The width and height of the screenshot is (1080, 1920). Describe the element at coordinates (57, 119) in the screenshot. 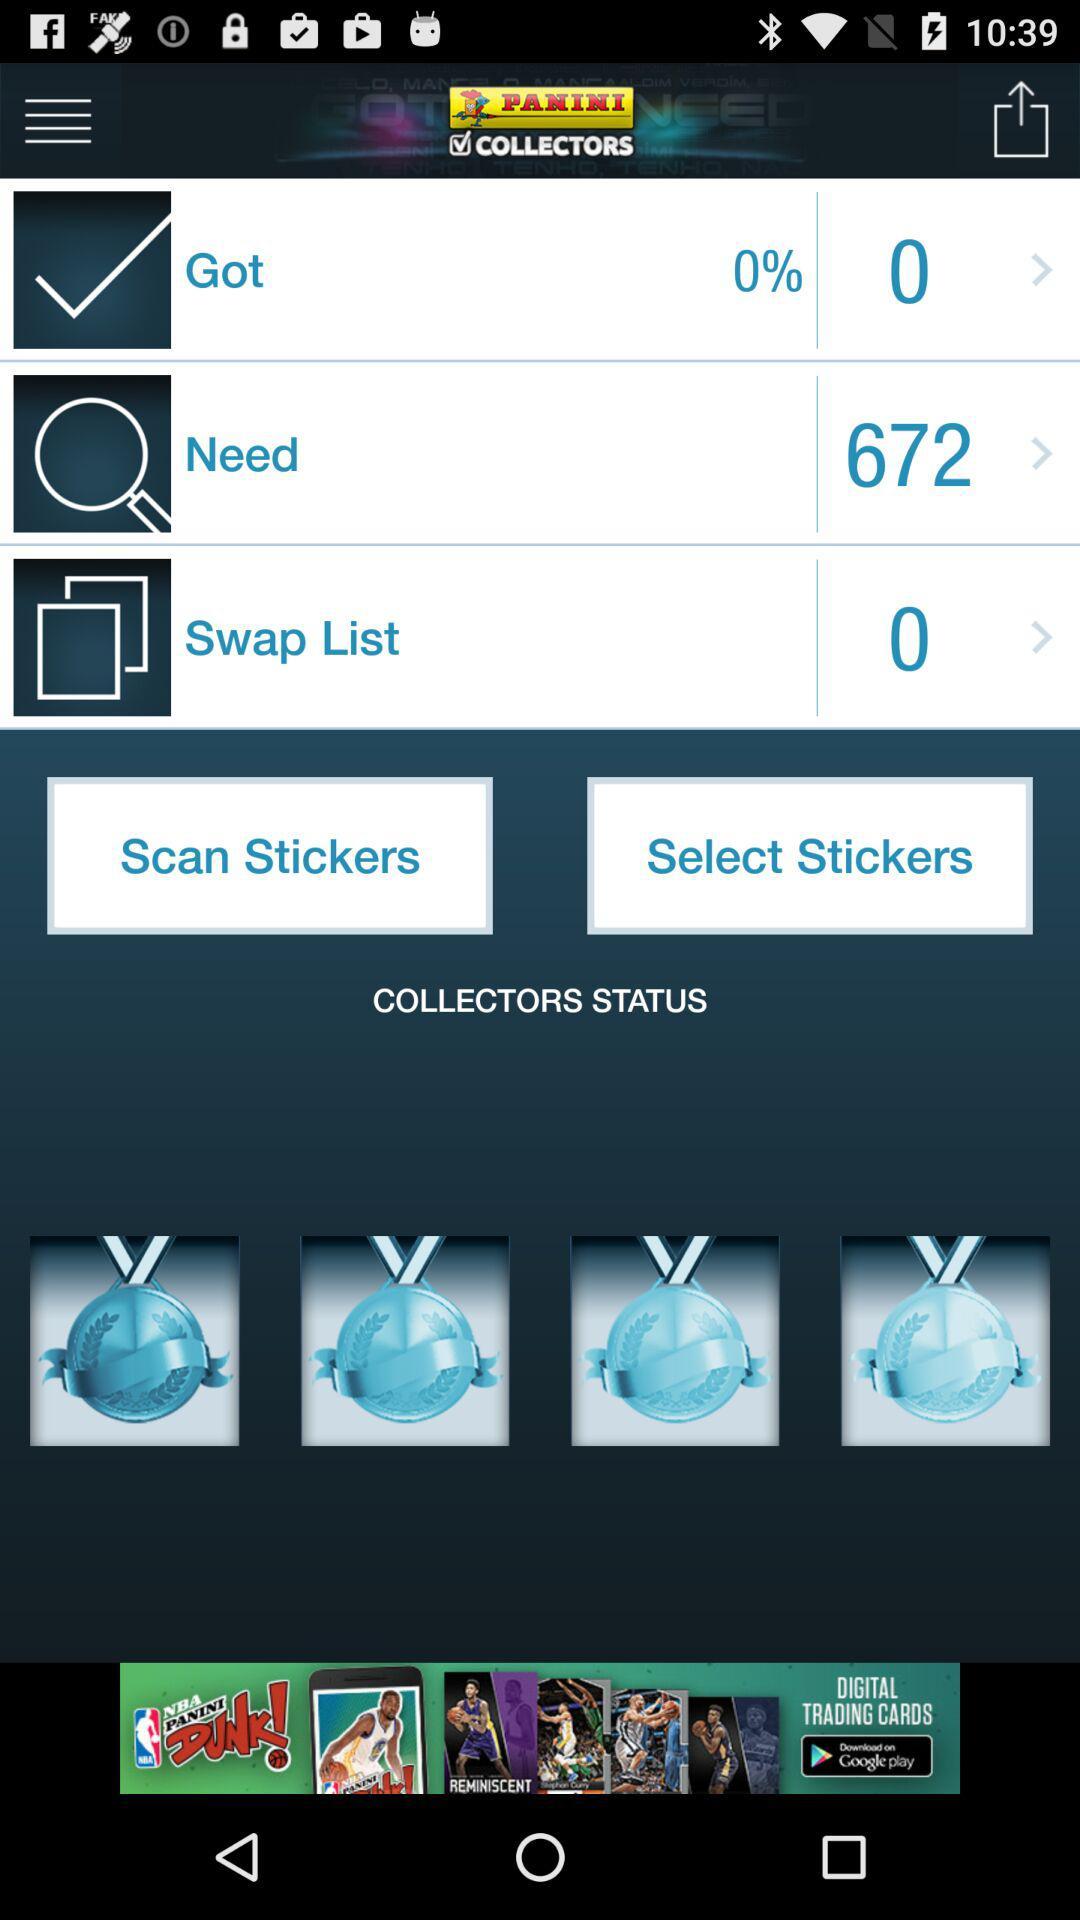

I see `the icon to the left of the got item` at that location.